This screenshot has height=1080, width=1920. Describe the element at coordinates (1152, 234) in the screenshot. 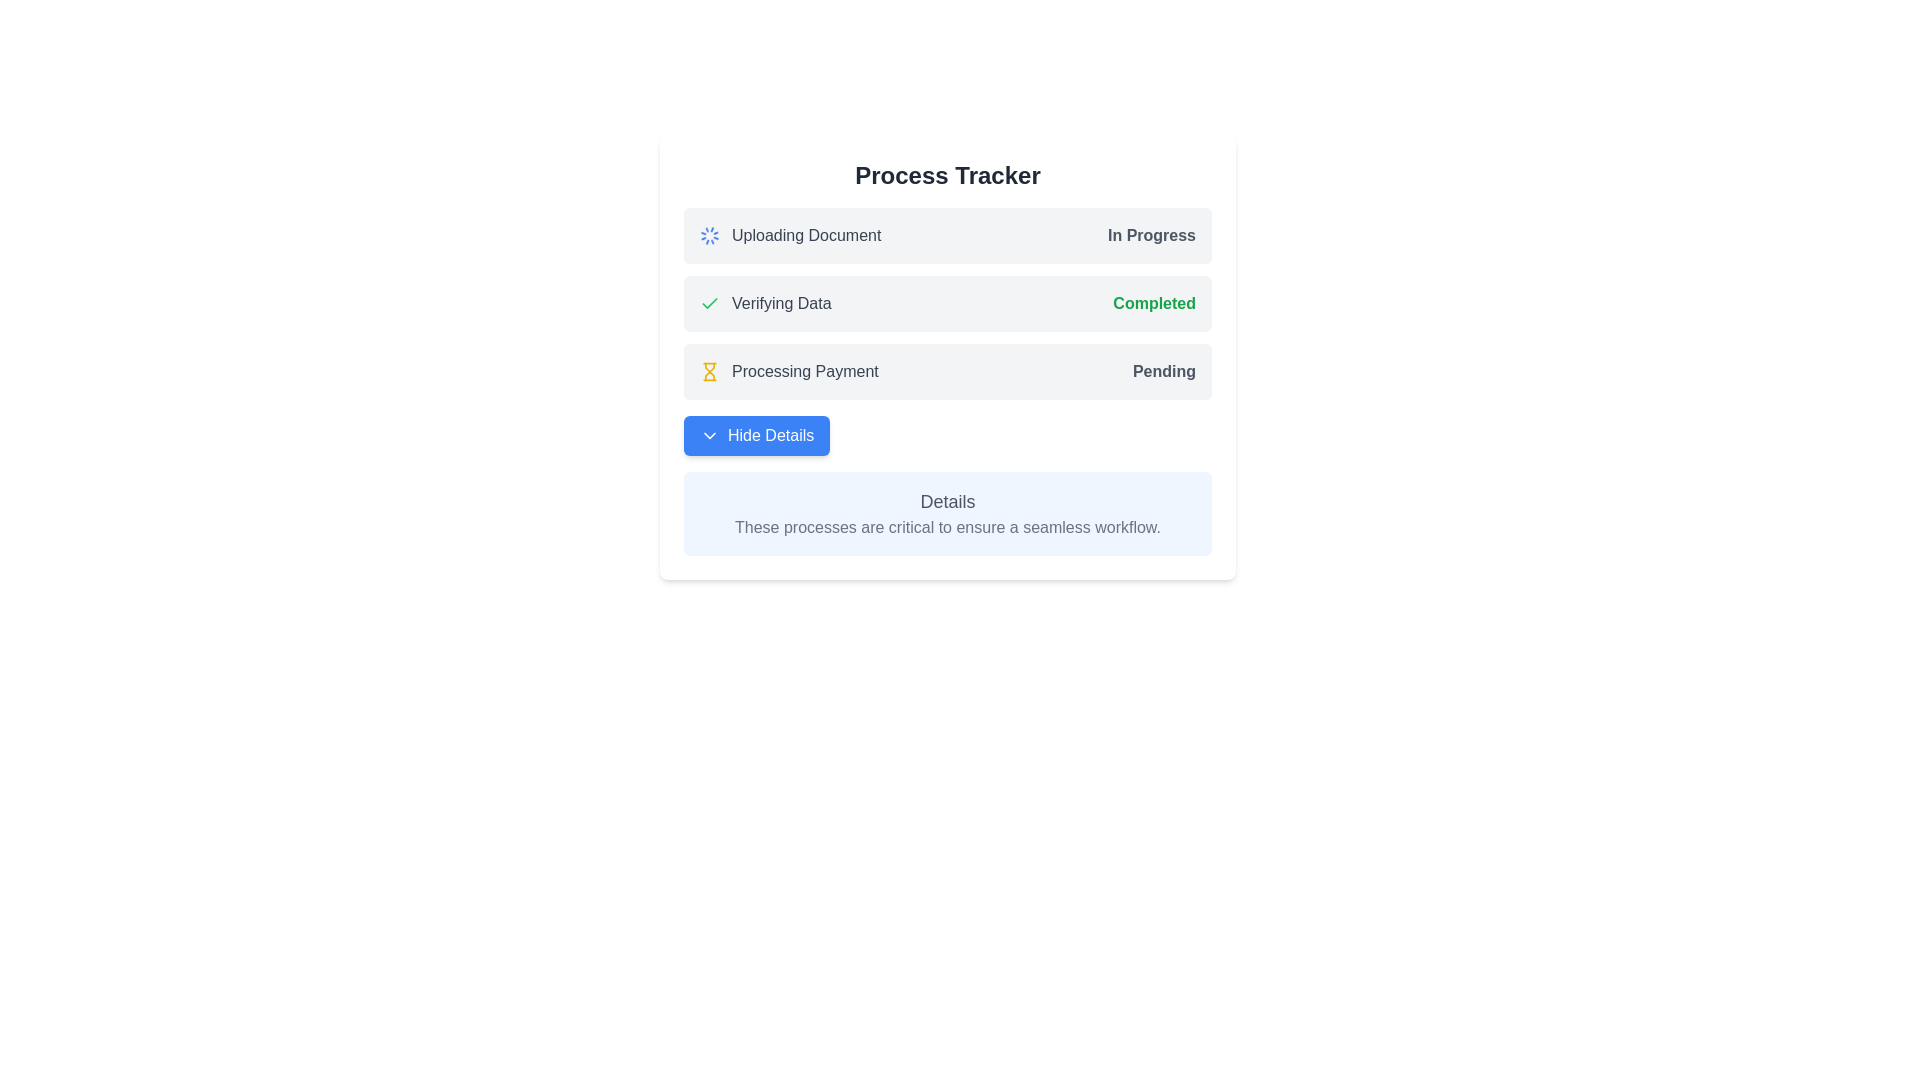

I see `the status indicator text labeled 'In Progress' on the right end of the 'Uploading Document' process tracker panel` at that location.